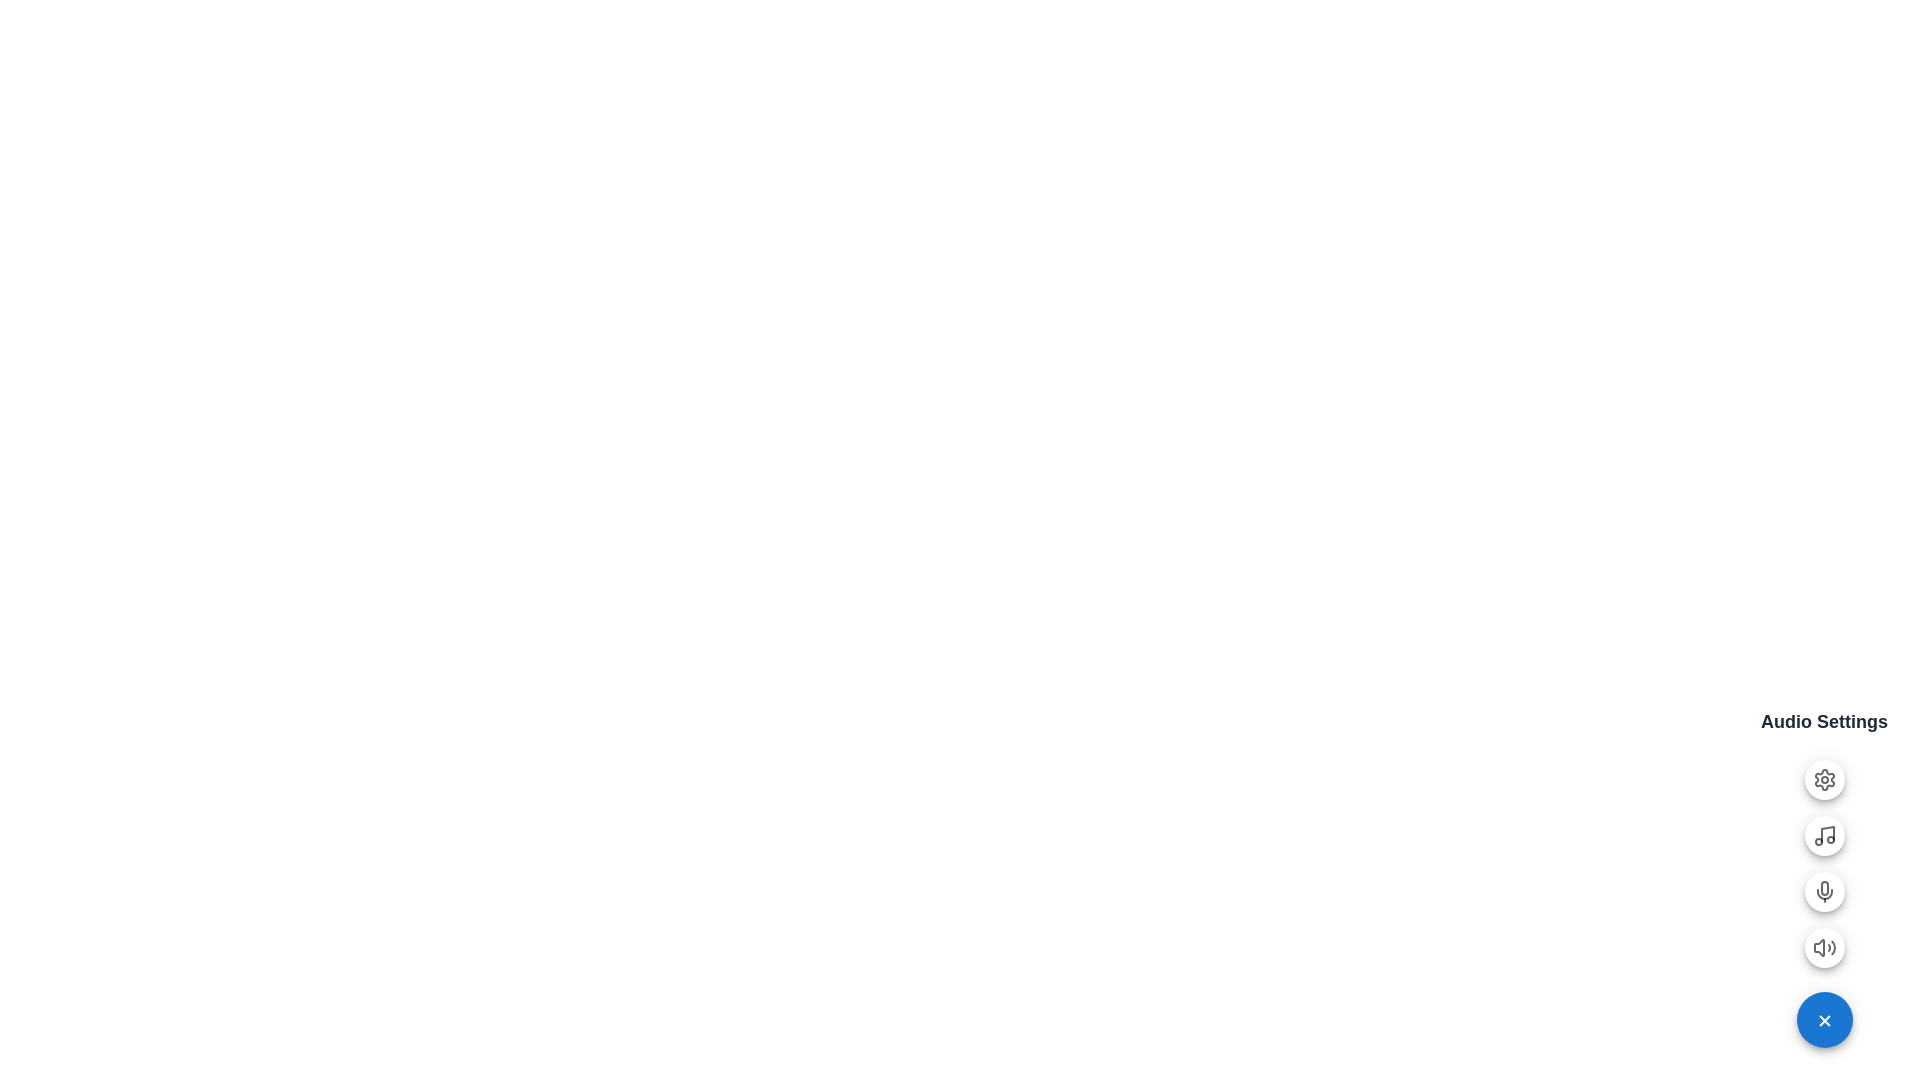 This screenshot has height=1080, width=1920. I want to click on the volume icon, which resembles a speaker with sound waves, located in the bottom right corner of the interface below the 'Audio Settings' label, so click(1819, 947).